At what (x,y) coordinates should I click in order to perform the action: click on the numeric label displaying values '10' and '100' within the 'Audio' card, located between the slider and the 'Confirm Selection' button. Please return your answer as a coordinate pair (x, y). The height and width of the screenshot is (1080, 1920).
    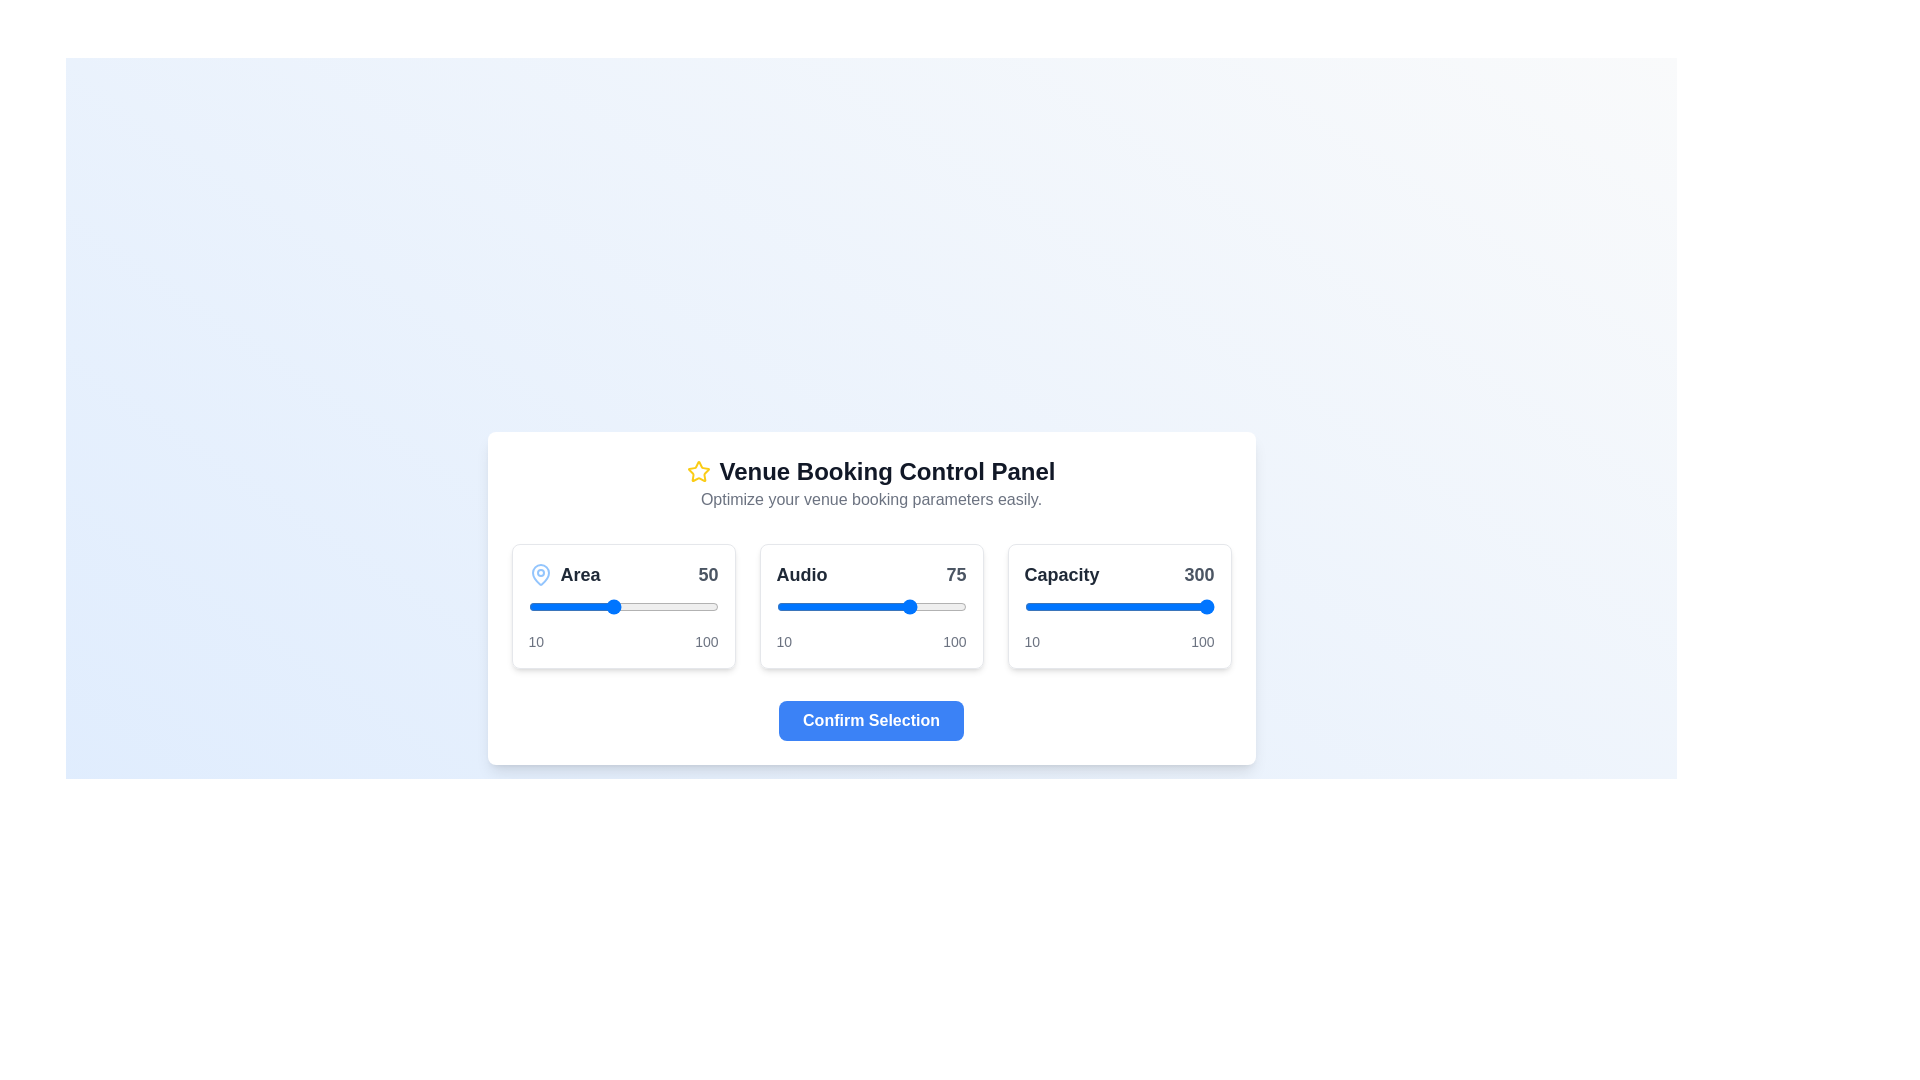
    Looking at the image, I should click on (871, 641).